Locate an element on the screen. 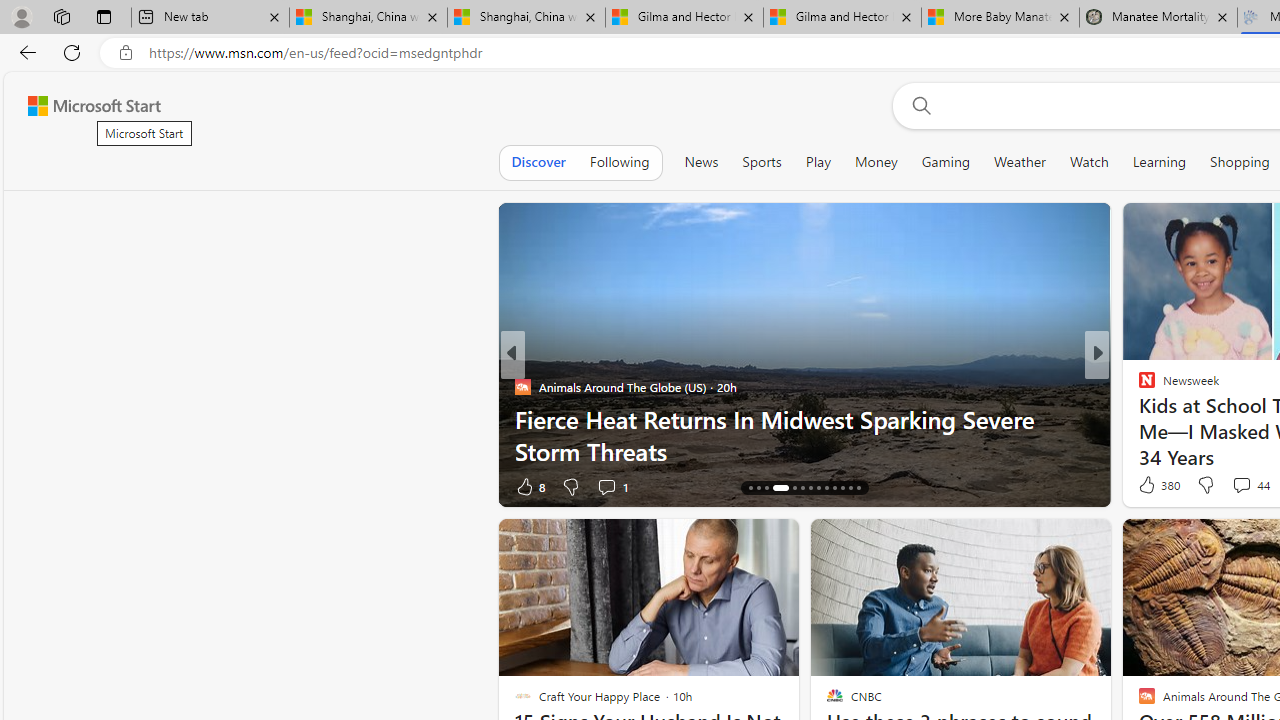  'AutomationID: tab-25' is located at coordinates (850, 488).